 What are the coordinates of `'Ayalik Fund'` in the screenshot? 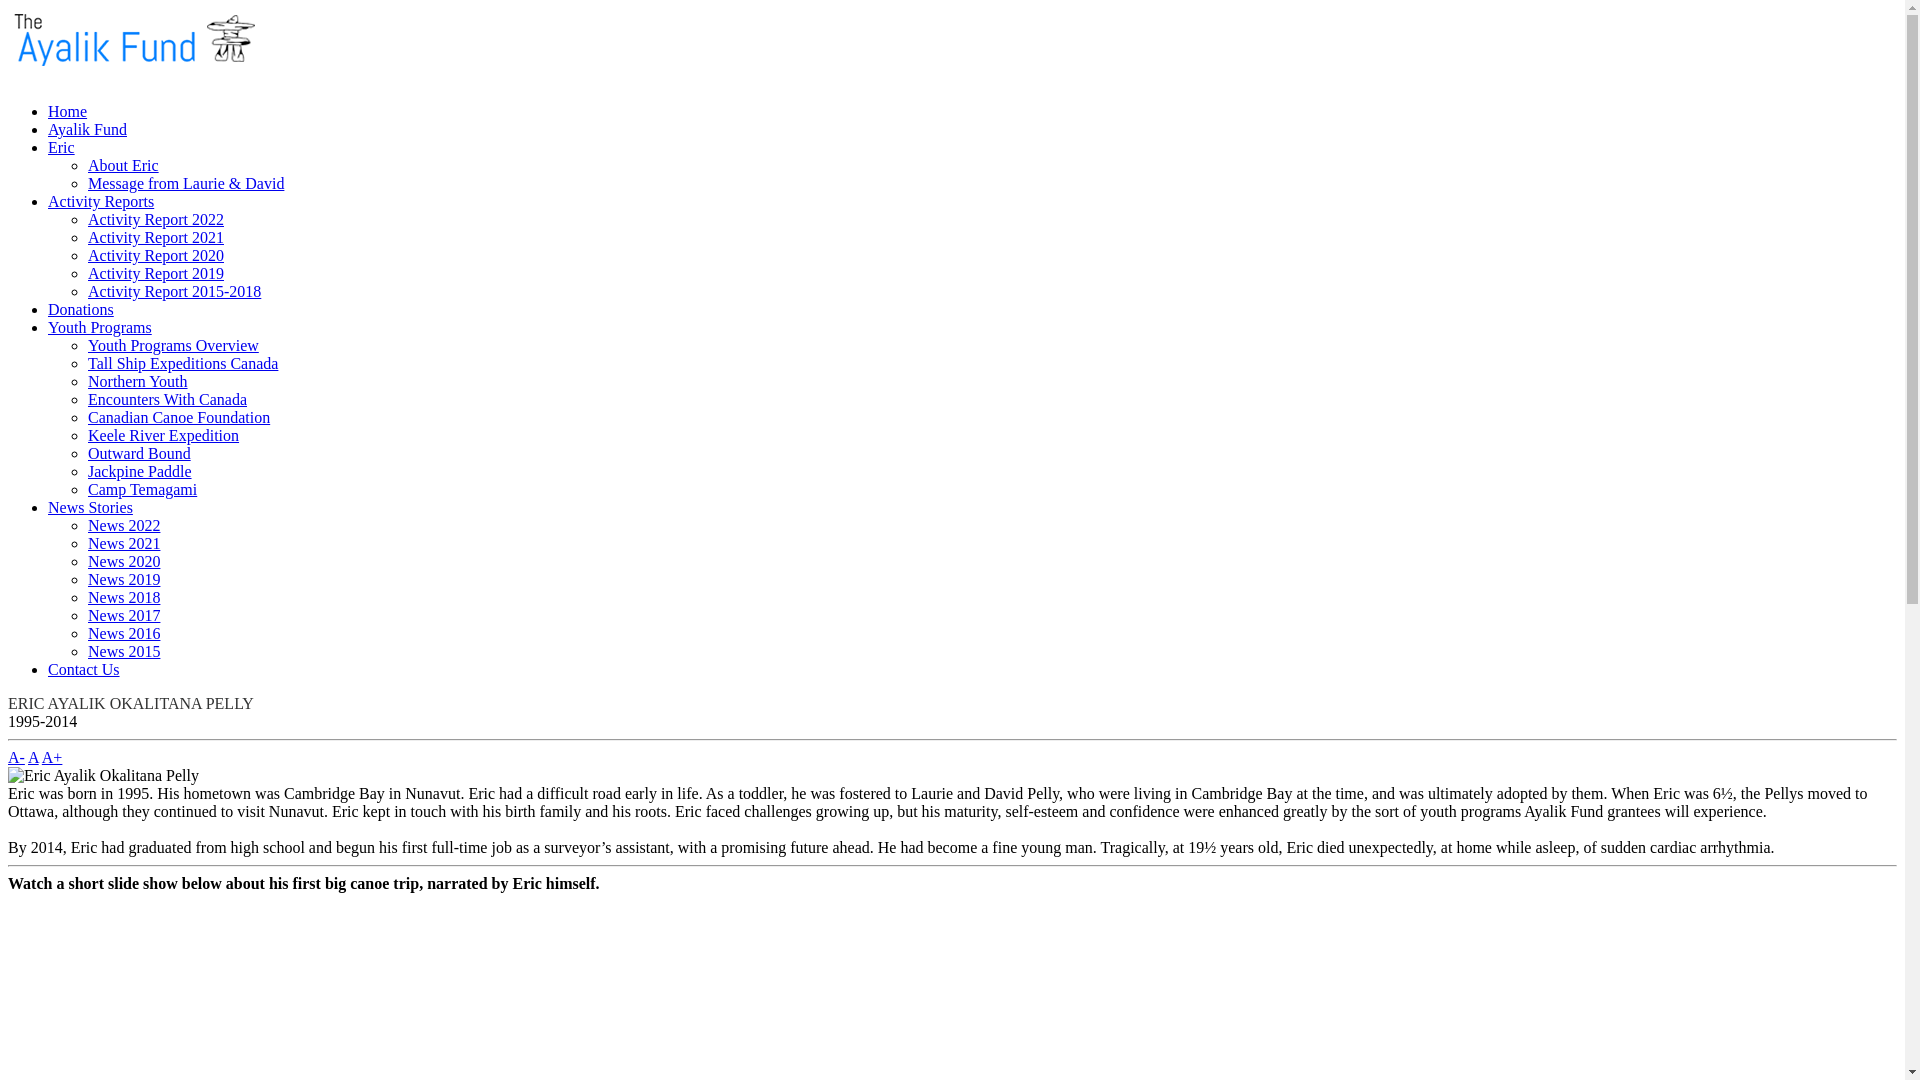 It's located at (86, 129).